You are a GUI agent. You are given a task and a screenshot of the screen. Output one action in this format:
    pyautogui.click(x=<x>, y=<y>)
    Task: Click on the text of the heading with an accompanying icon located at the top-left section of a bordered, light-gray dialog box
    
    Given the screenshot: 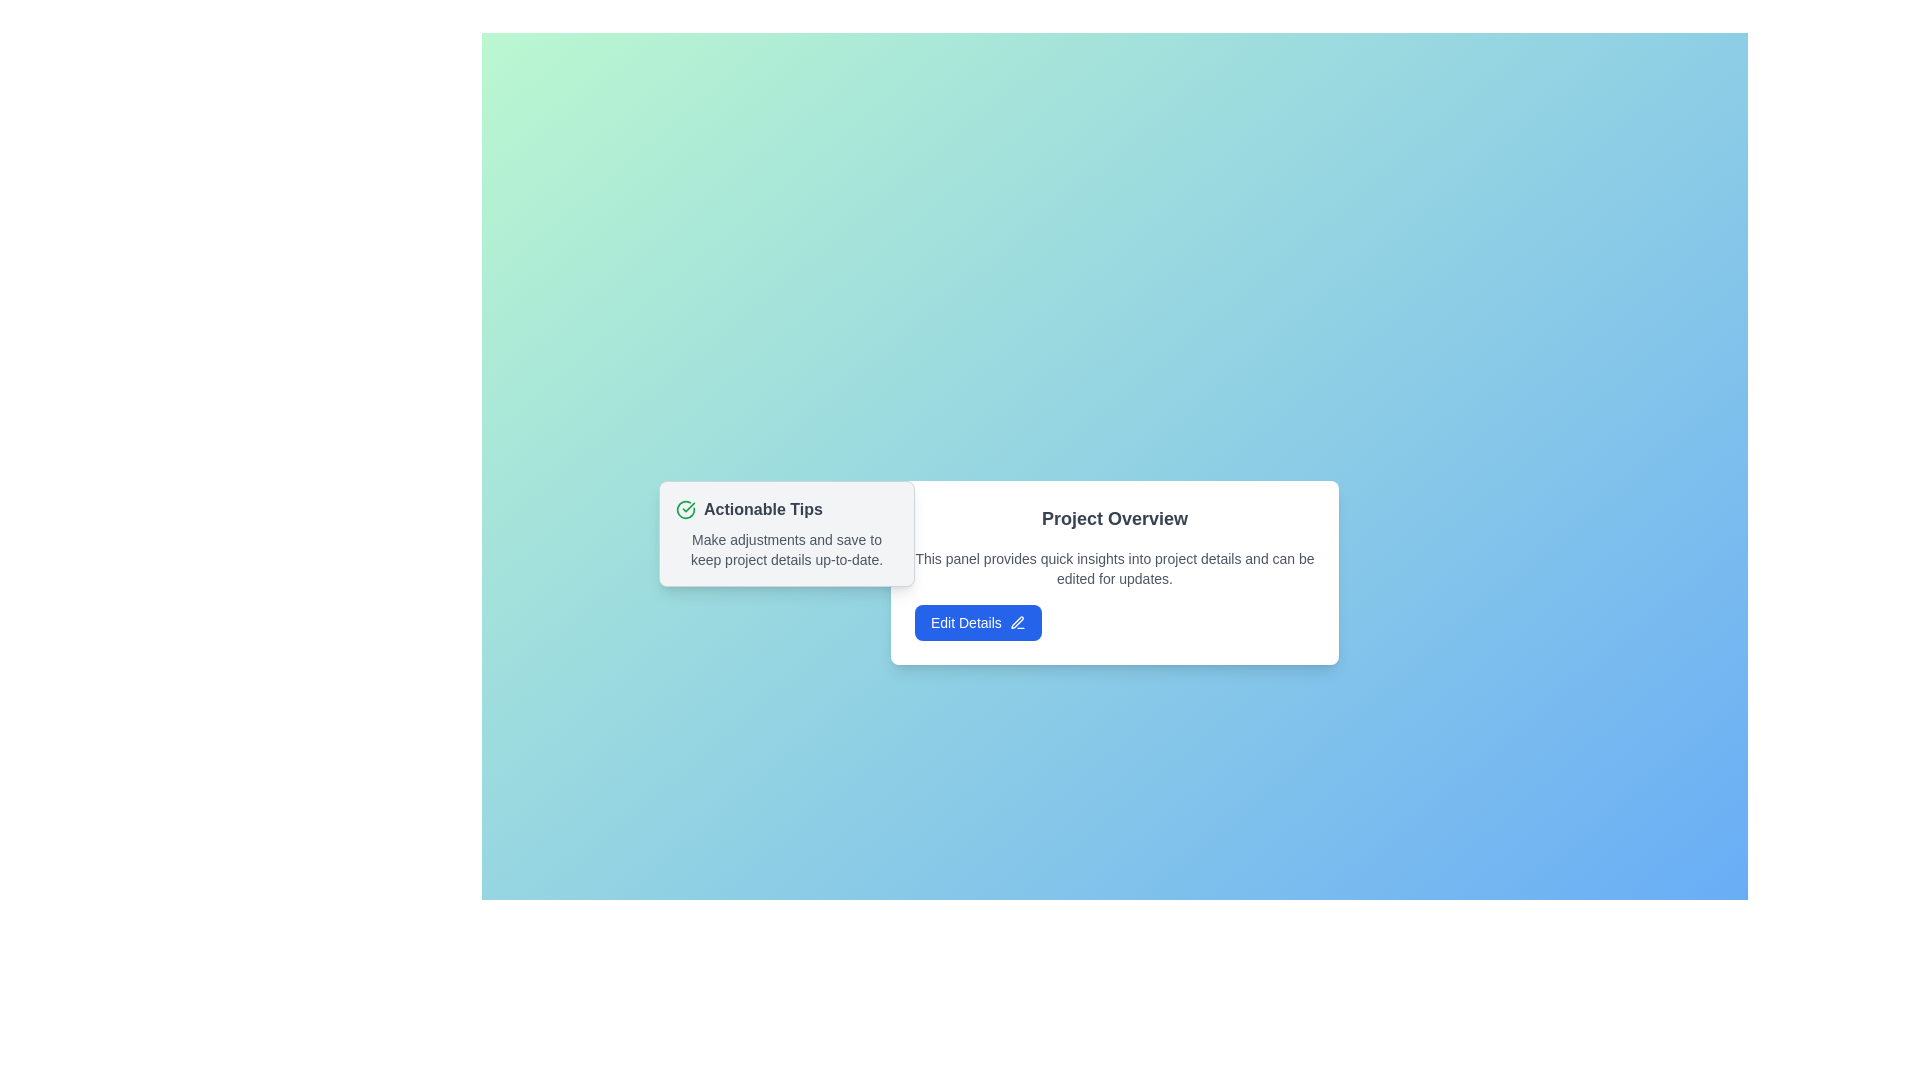 What is the action you would take?
    pyautogui.click(x=786, y=508)
    